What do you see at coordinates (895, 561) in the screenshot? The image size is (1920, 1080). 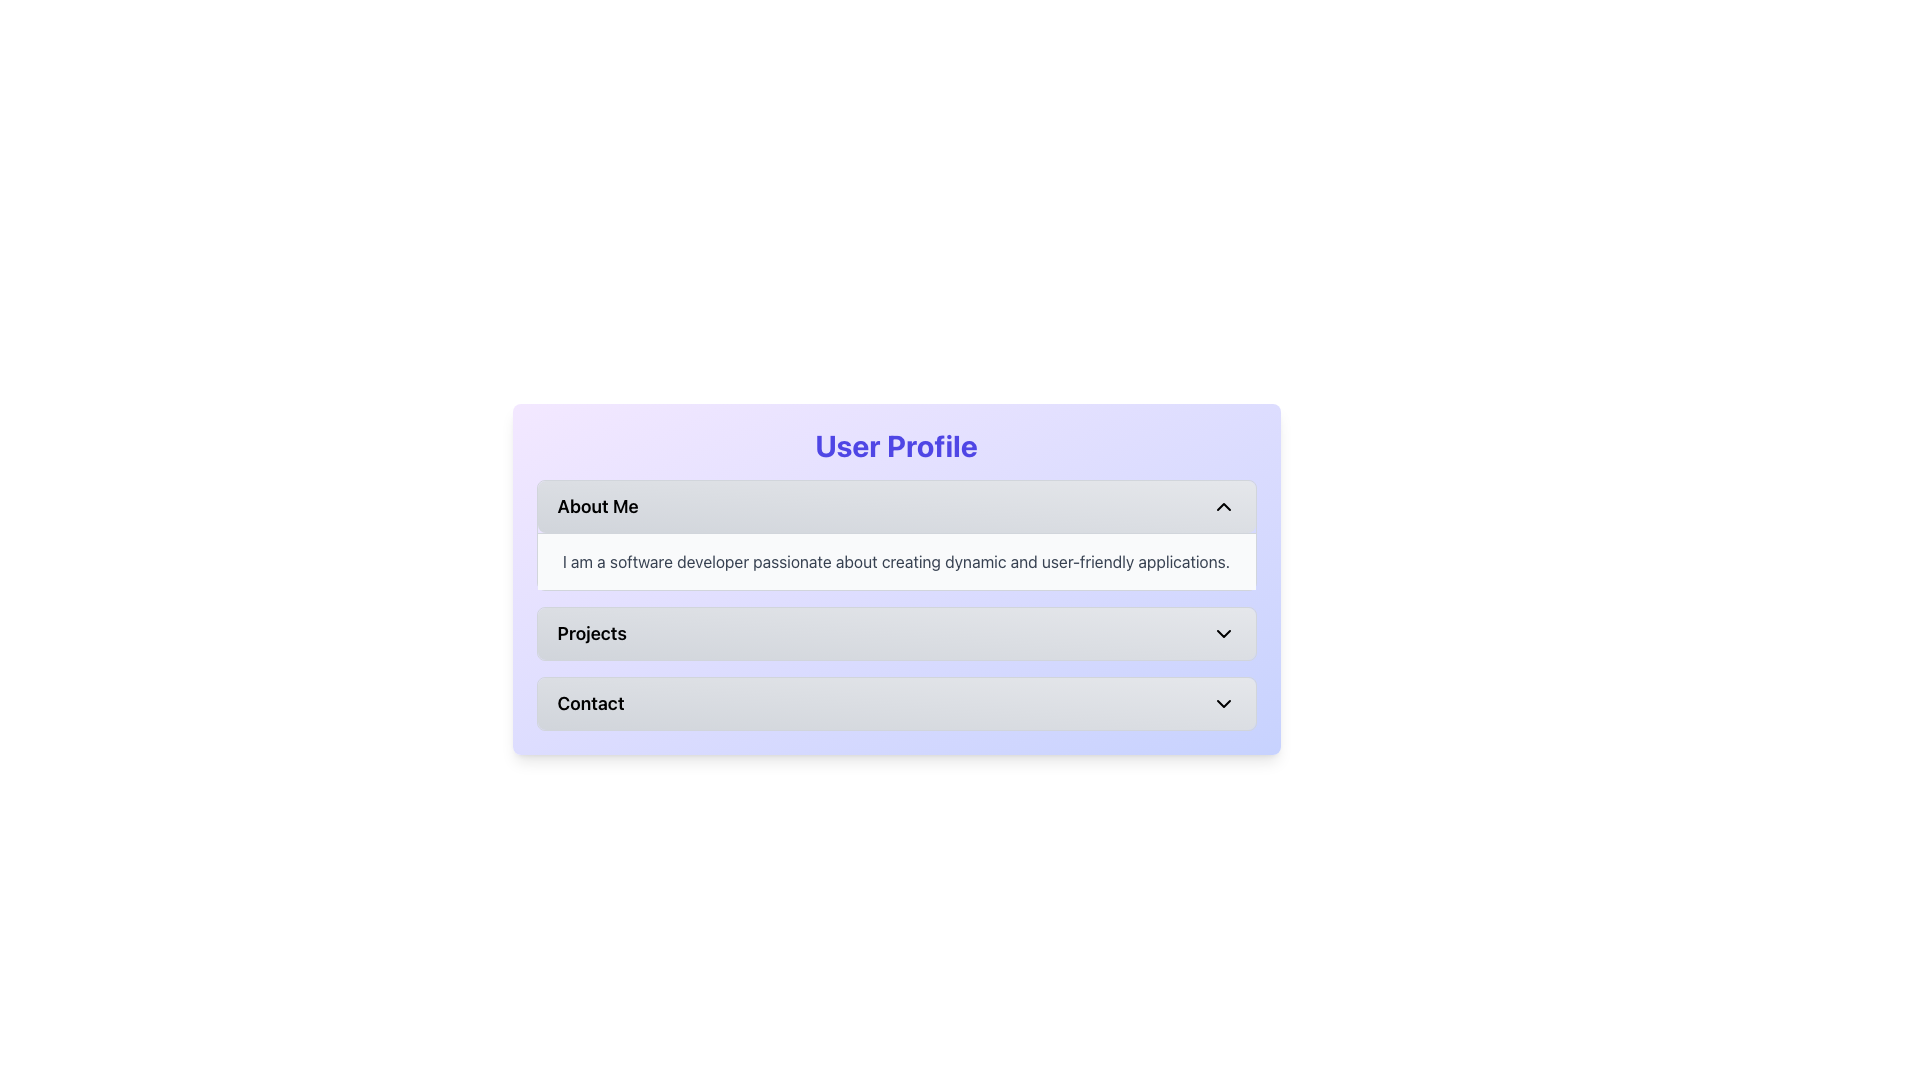 I see `the descriptive text box that provides information about the user's professional background and interests, located within the 'About Me' section` at bounding box center [895, 561].